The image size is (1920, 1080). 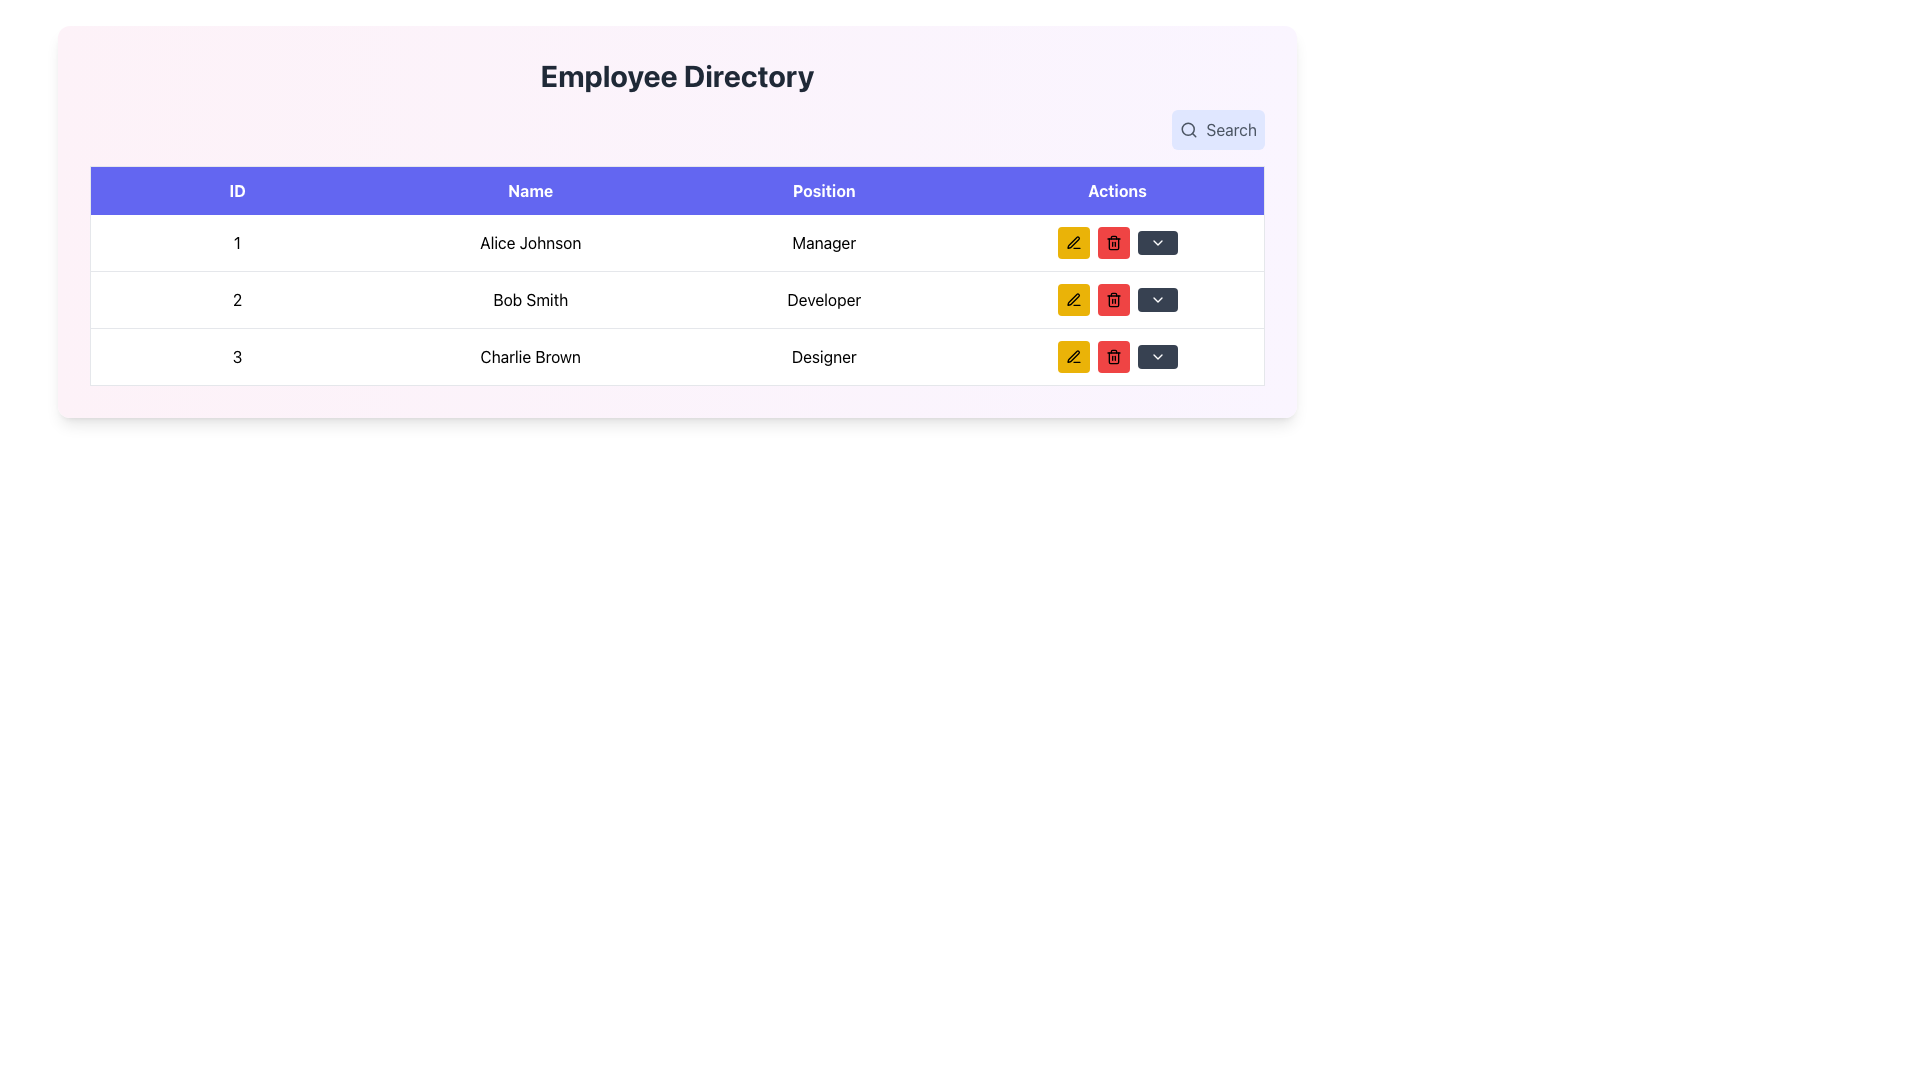 I want to click on the text of the 'Designer' label for employee 'Charlie Brown' in the third row of the position column, so click(x=824, y=356).